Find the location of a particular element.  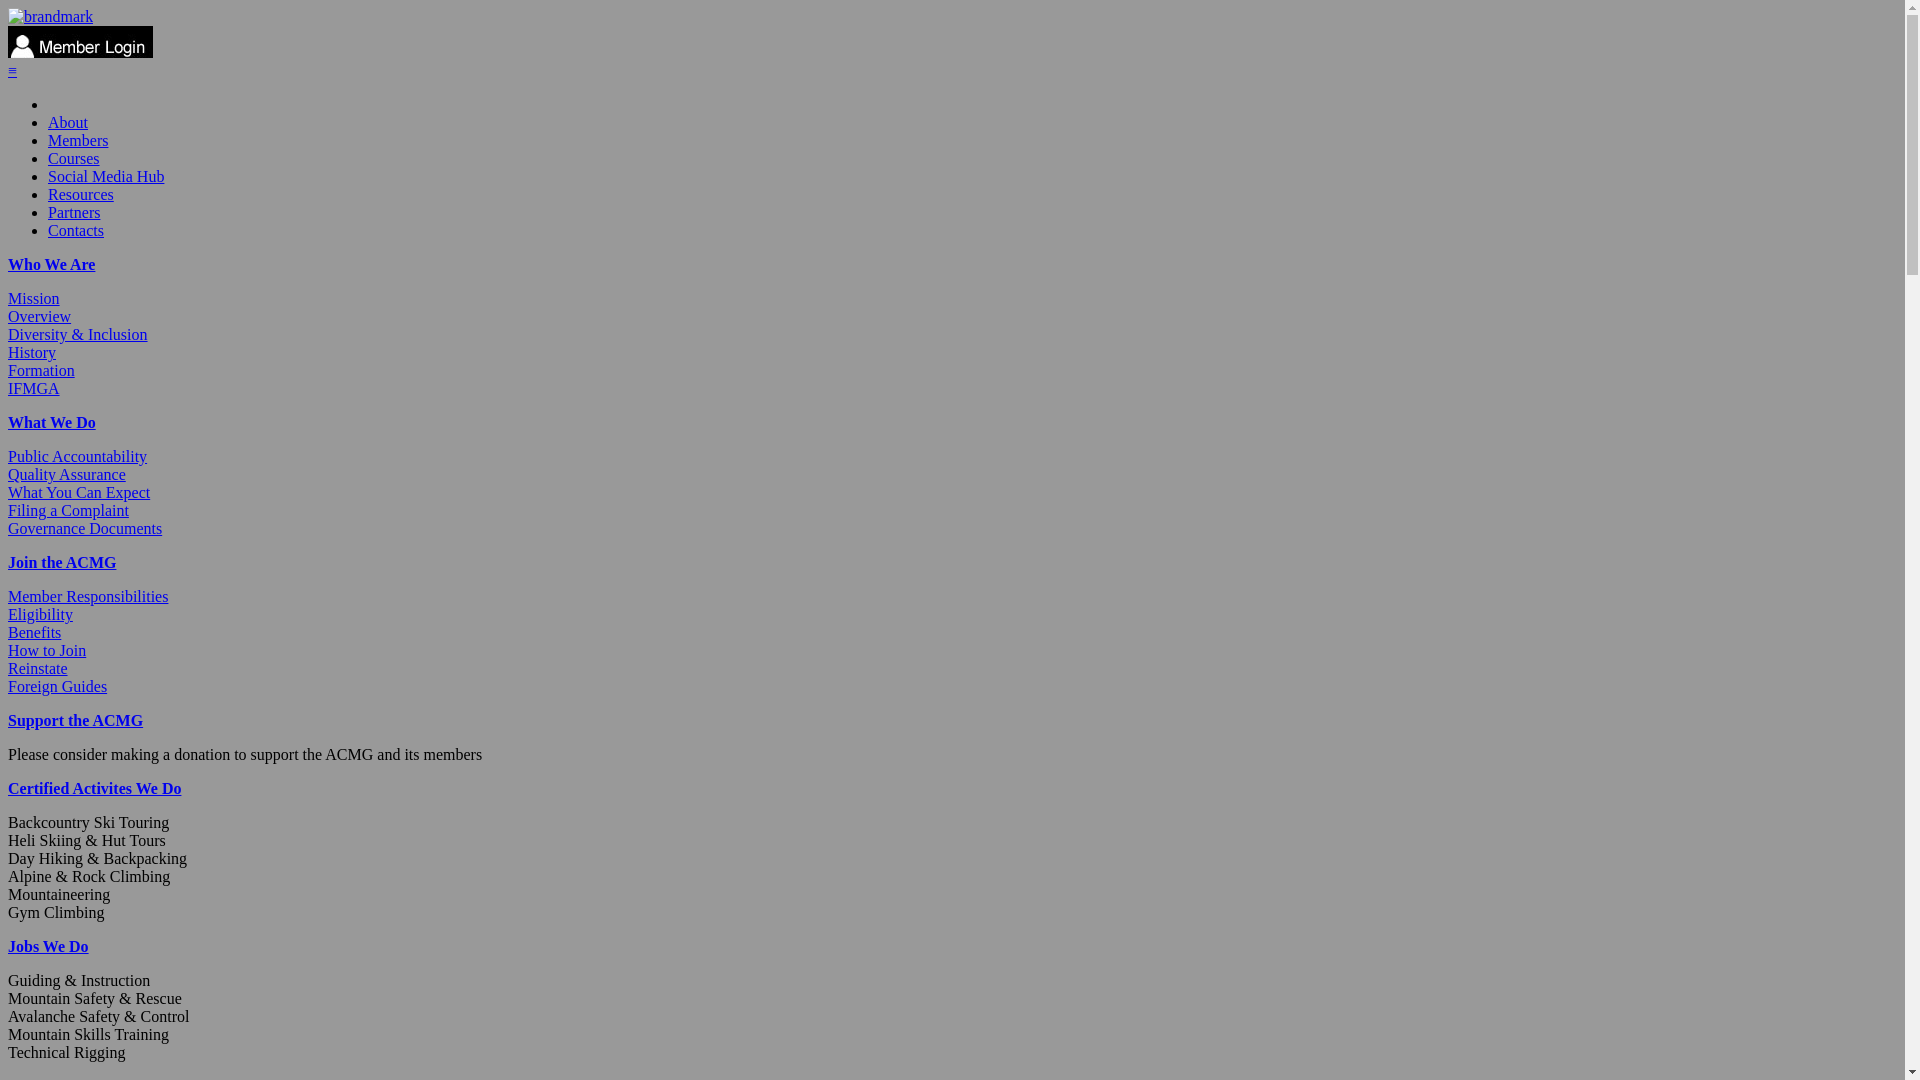

'Mission' is located at coordinates (33, 298).